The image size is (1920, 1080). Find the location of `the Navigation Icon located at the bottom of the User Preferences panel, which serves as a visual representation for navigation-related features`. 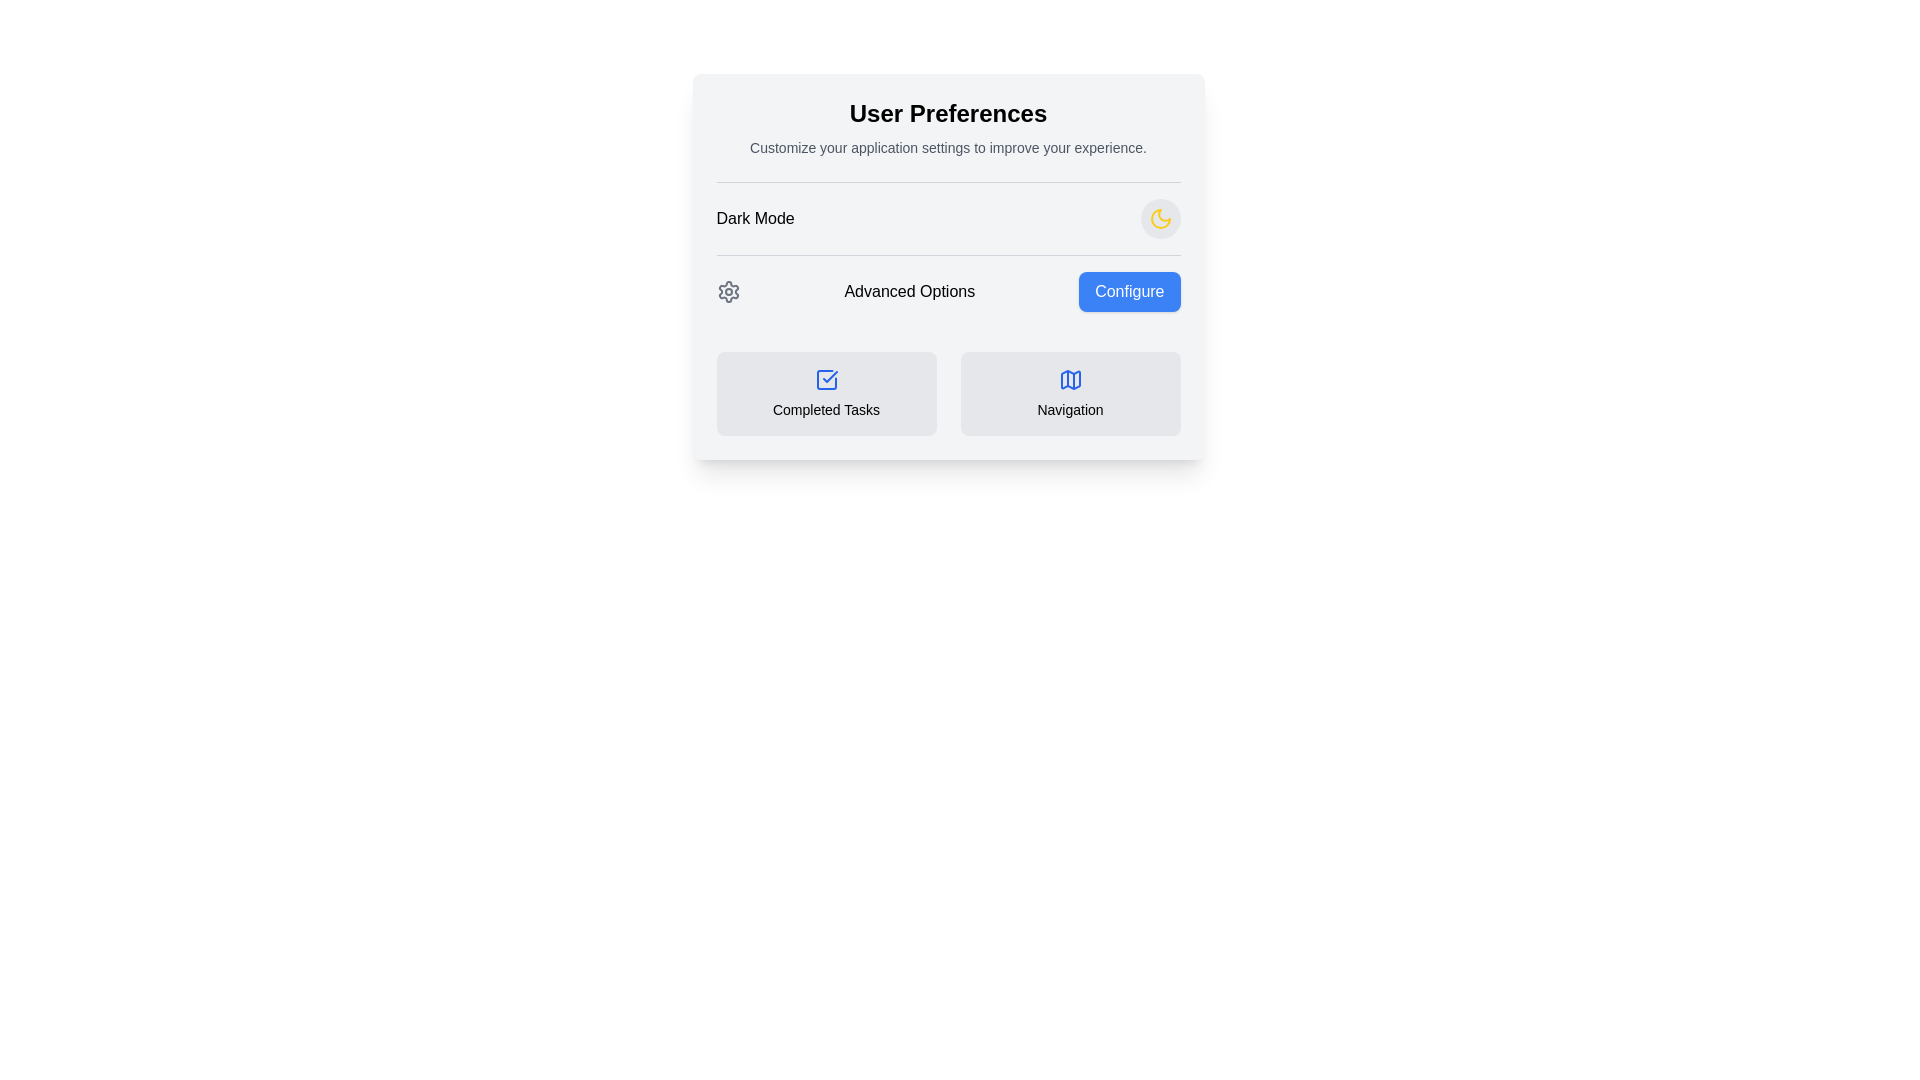

the Navigation Icon located at the bottom of the User Preferences panel, which serves as a visual representation for navigation-related features is located at coordinates (1069, 380).